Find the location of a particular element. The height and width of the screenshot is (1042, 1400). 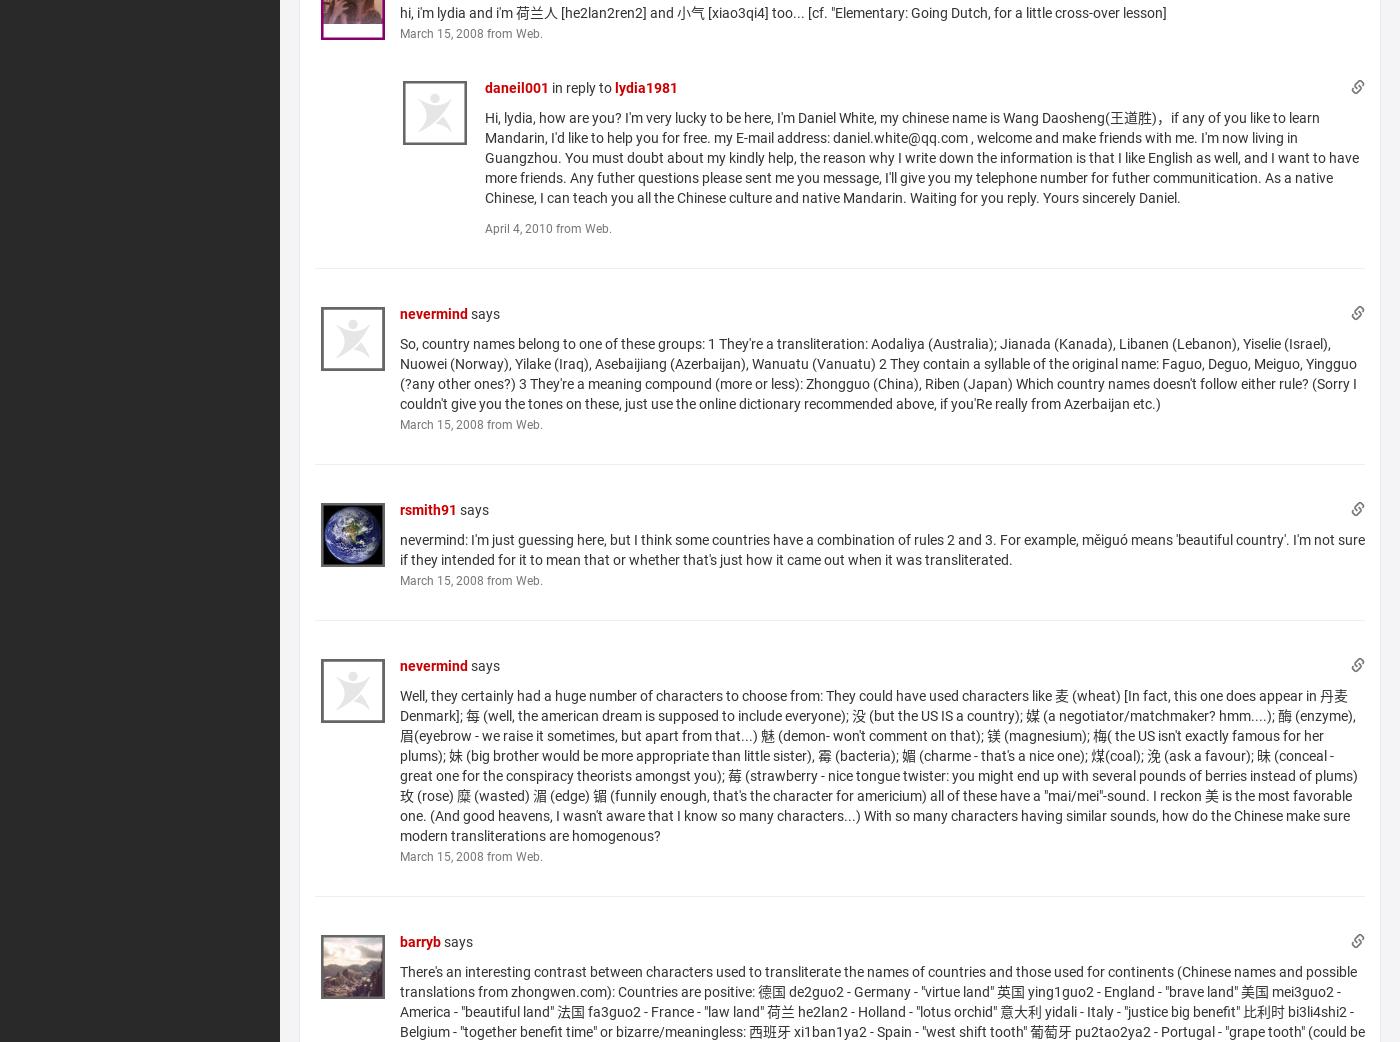

'in reply to' is located at coordinates (581, 86).